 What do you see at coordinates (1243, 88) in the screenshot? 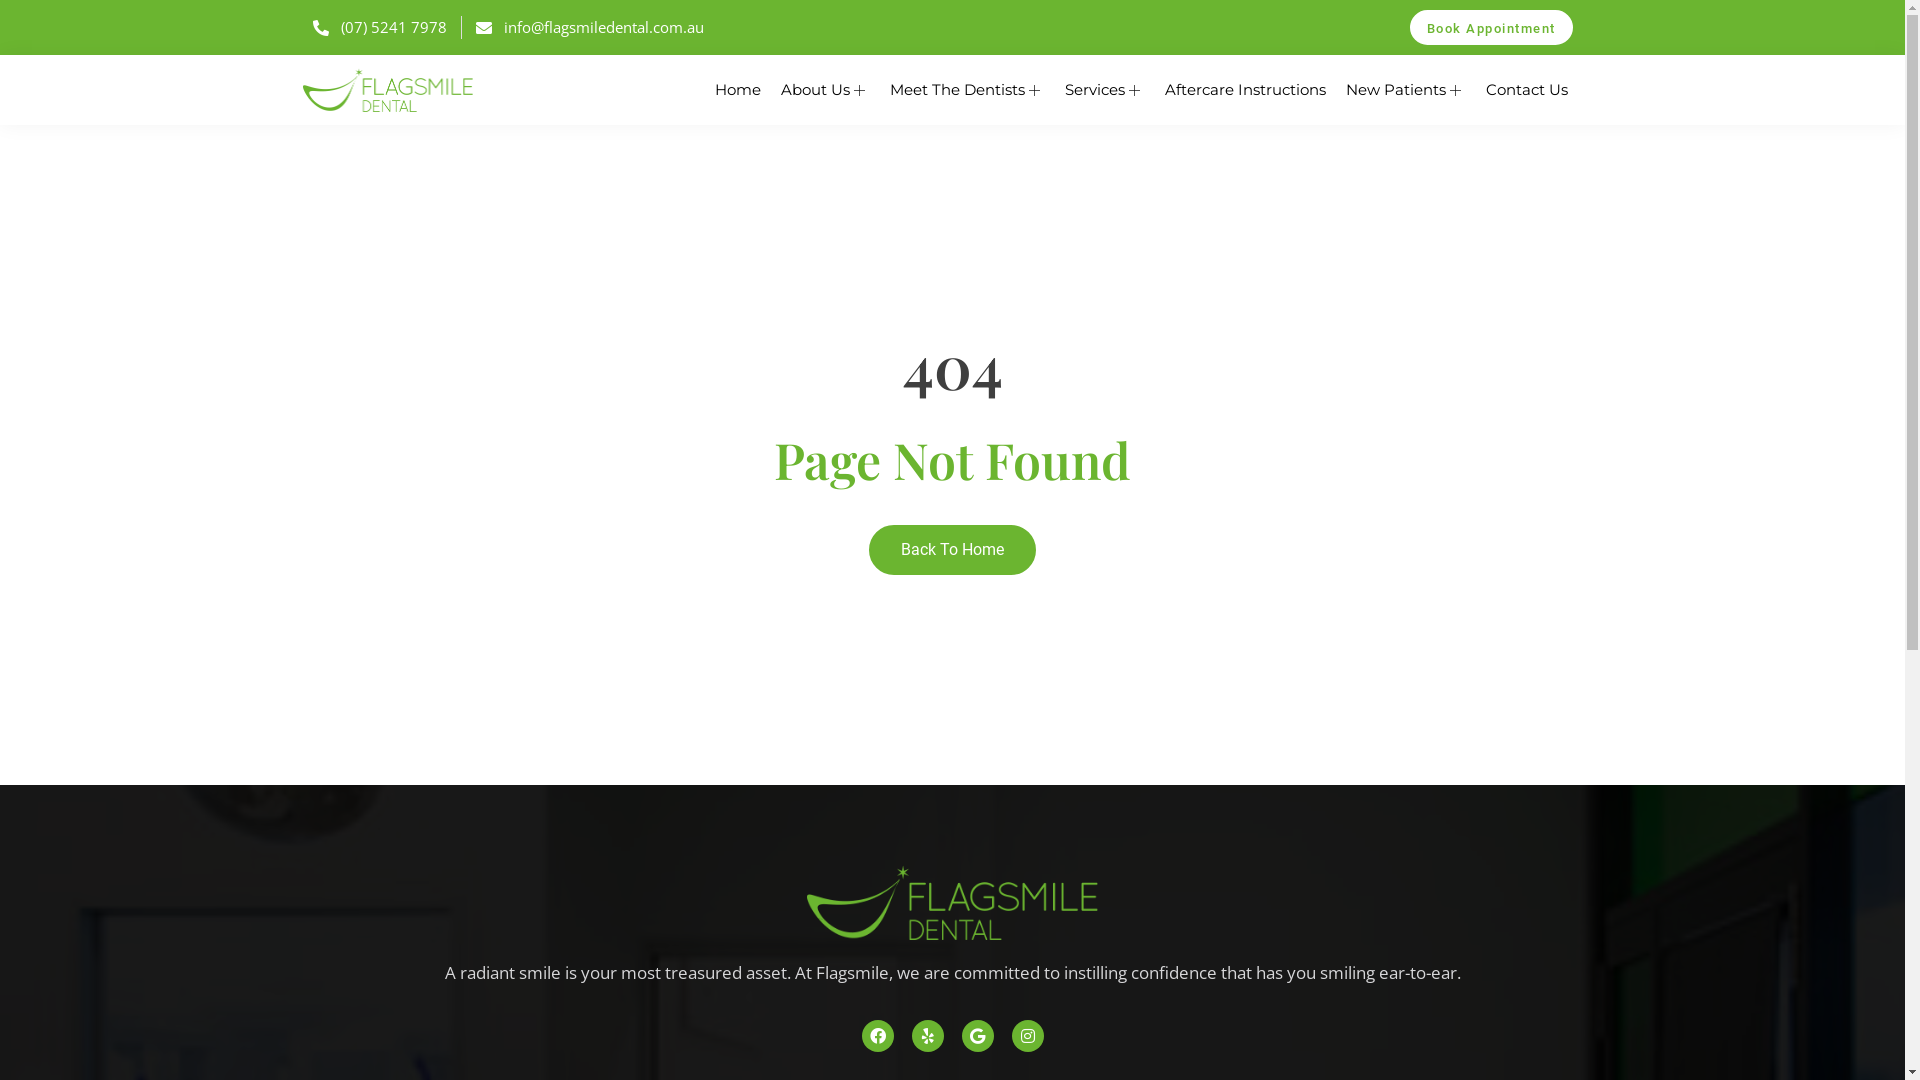
I see `'Aftercare Instructions'` at bounding box center [1243, 88].